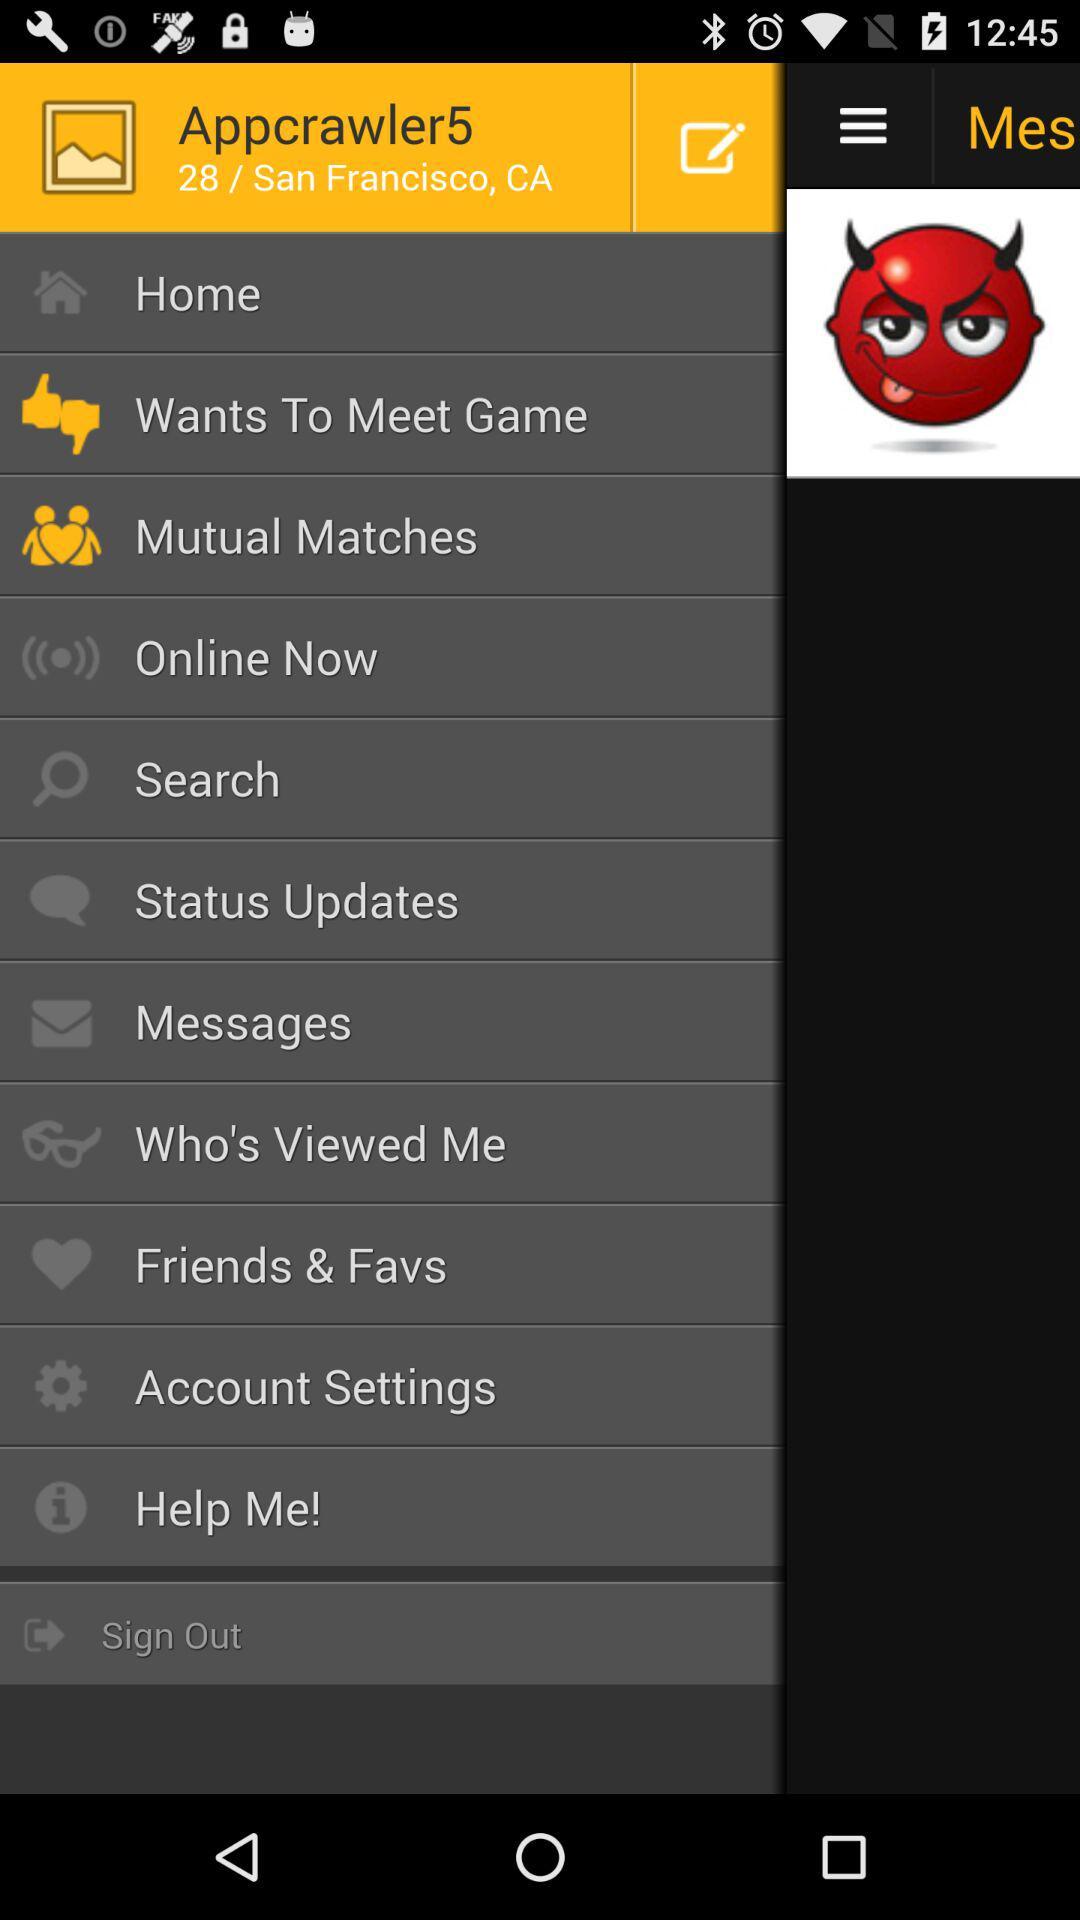 This screenshot has width=1080, height=1920. What do you see at coordinates (393, 899) in the screenshot?
I see `status updates` at bounding box center [393, 899].